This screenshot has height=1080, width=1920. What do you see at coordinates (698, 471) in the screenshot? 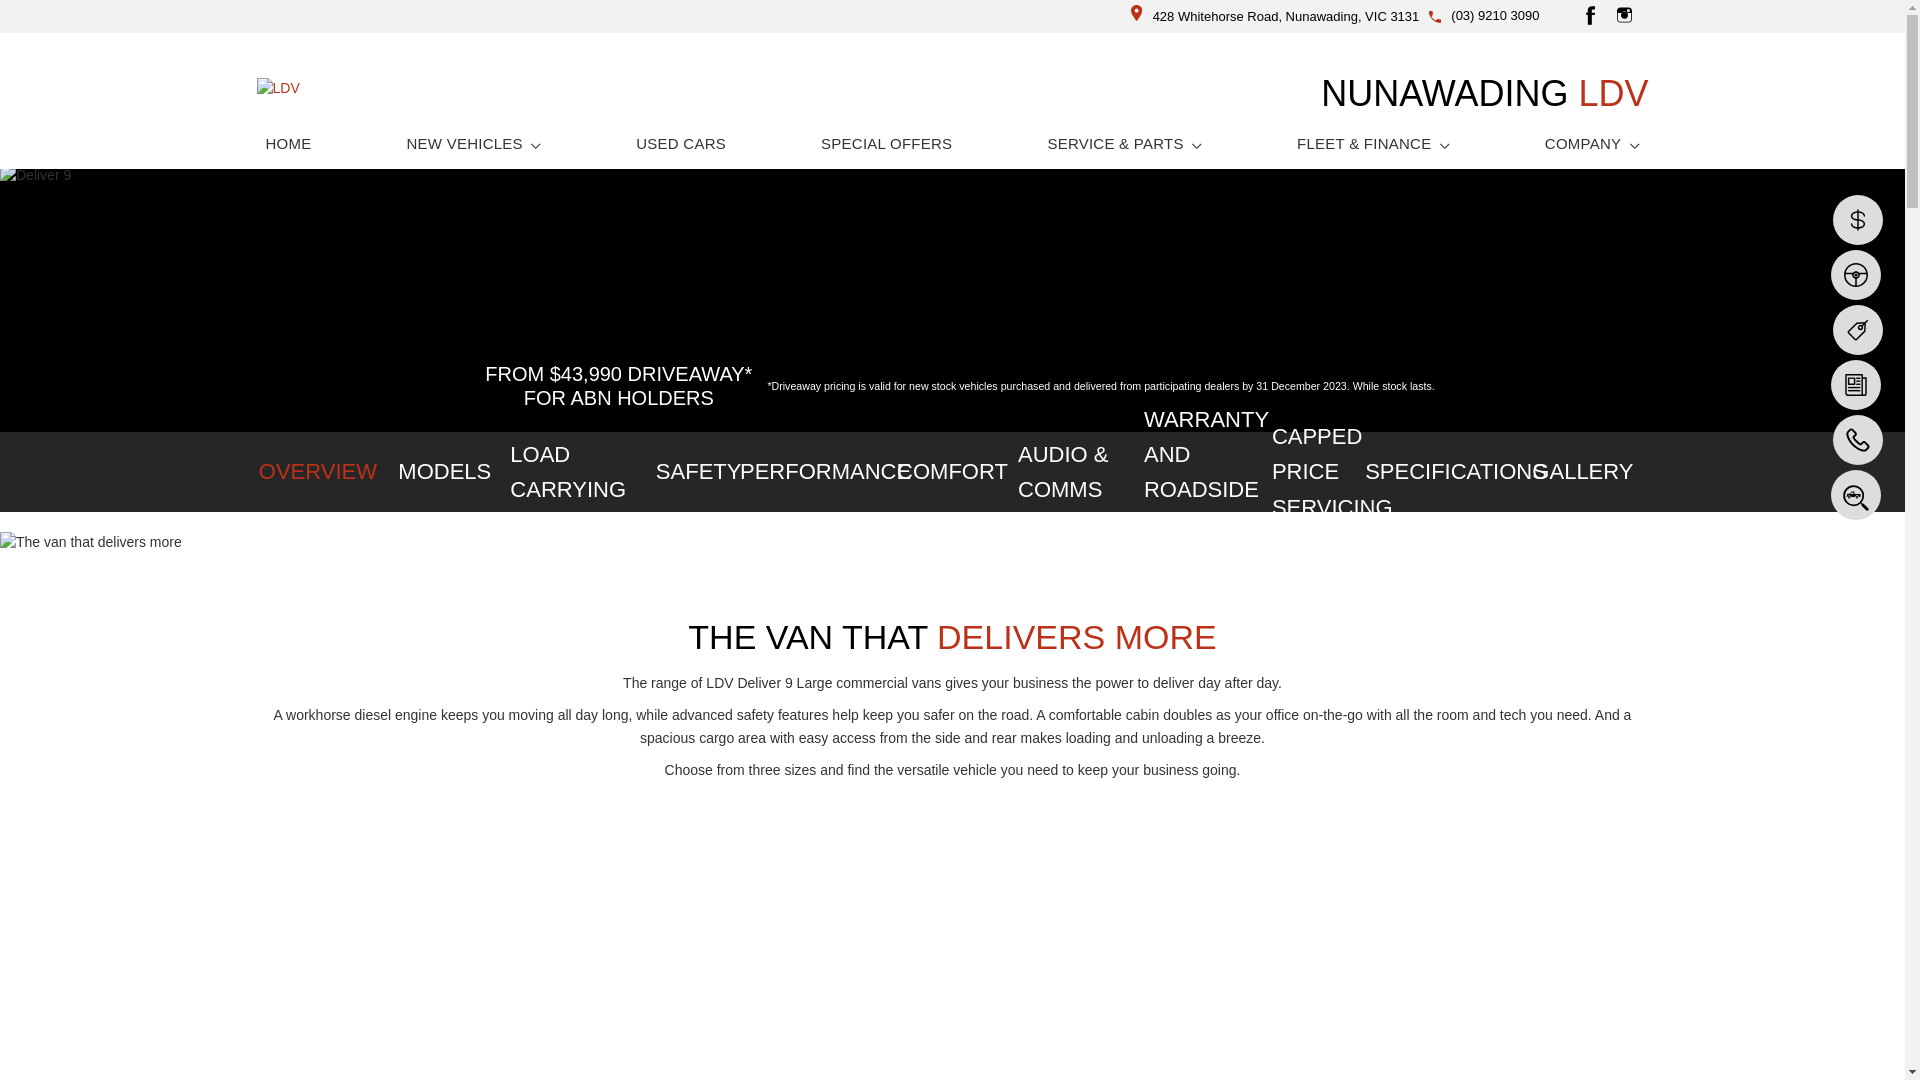
I see `'SAFETY'` at bounding box center [698, 471].